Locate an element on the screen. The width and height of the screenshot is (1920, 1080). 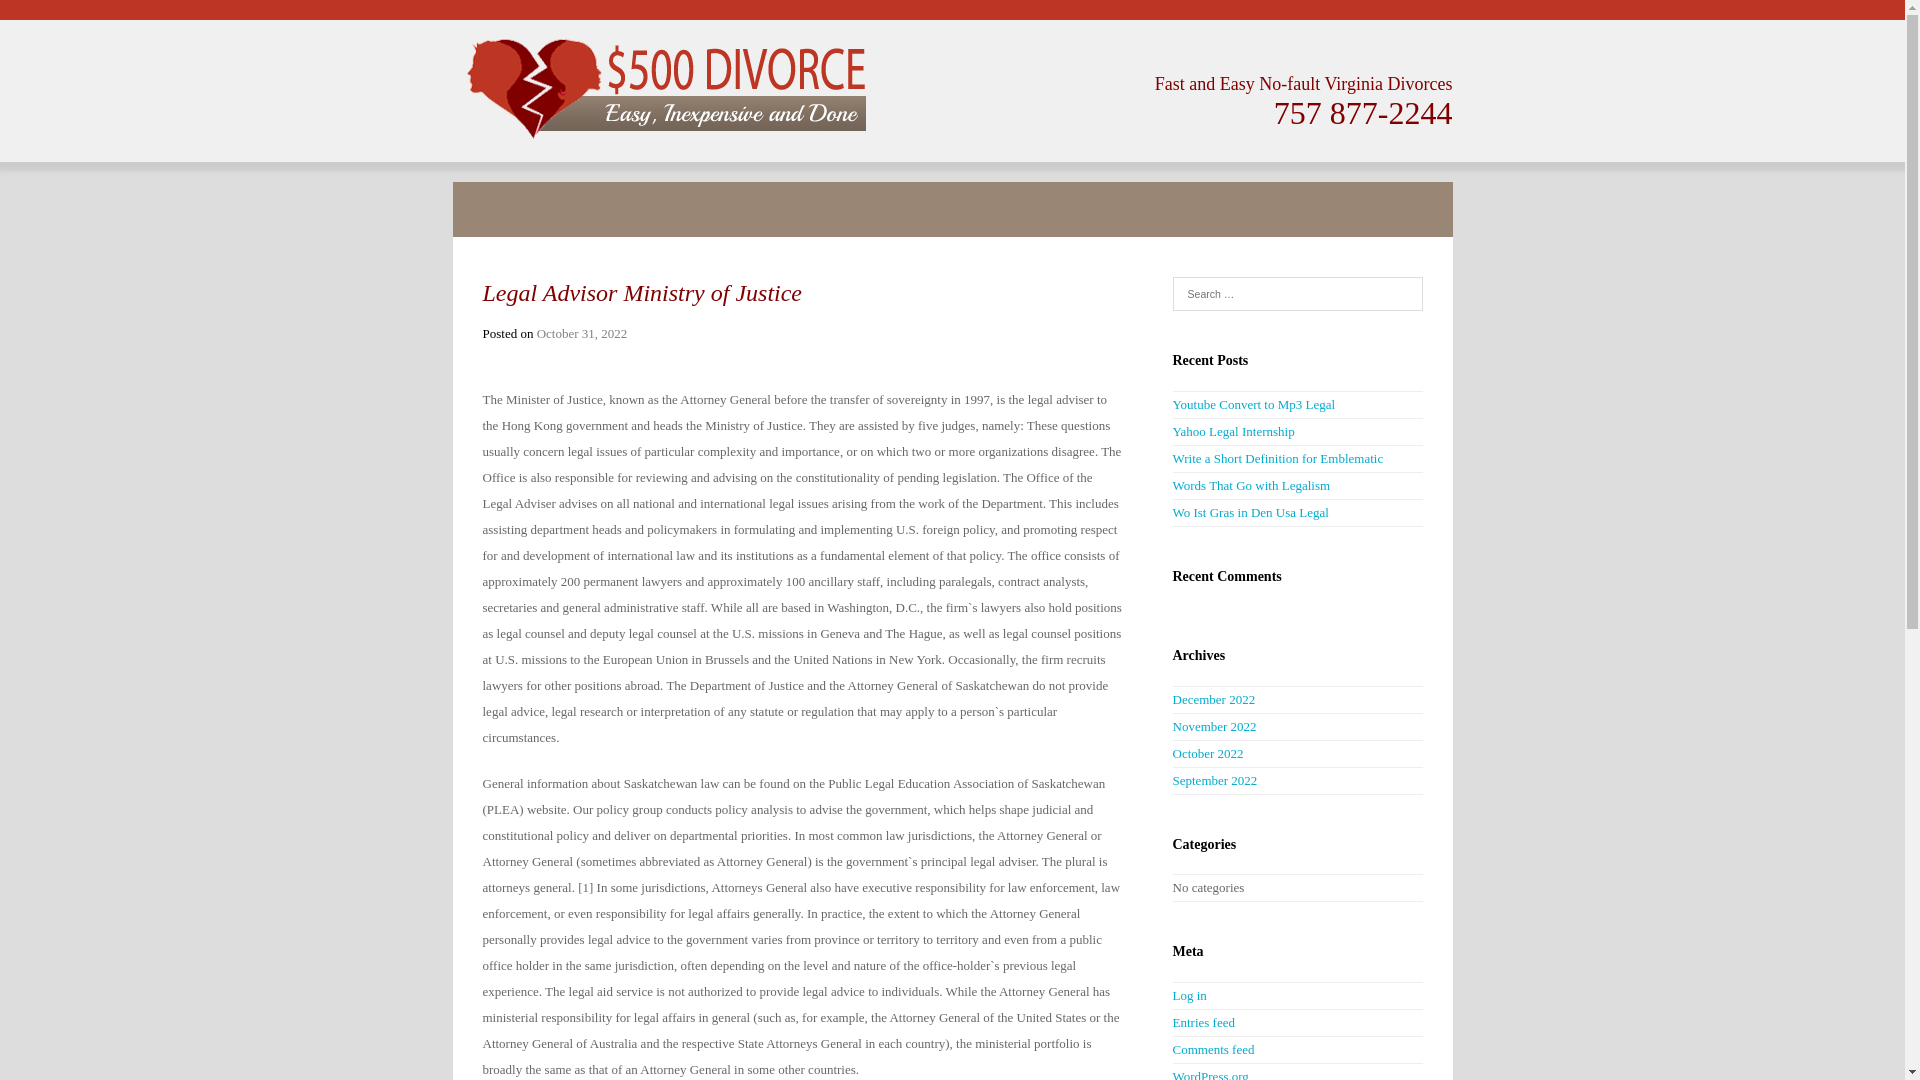
'Yahoo Legal Internship' is located at coordinates (1232, 430).